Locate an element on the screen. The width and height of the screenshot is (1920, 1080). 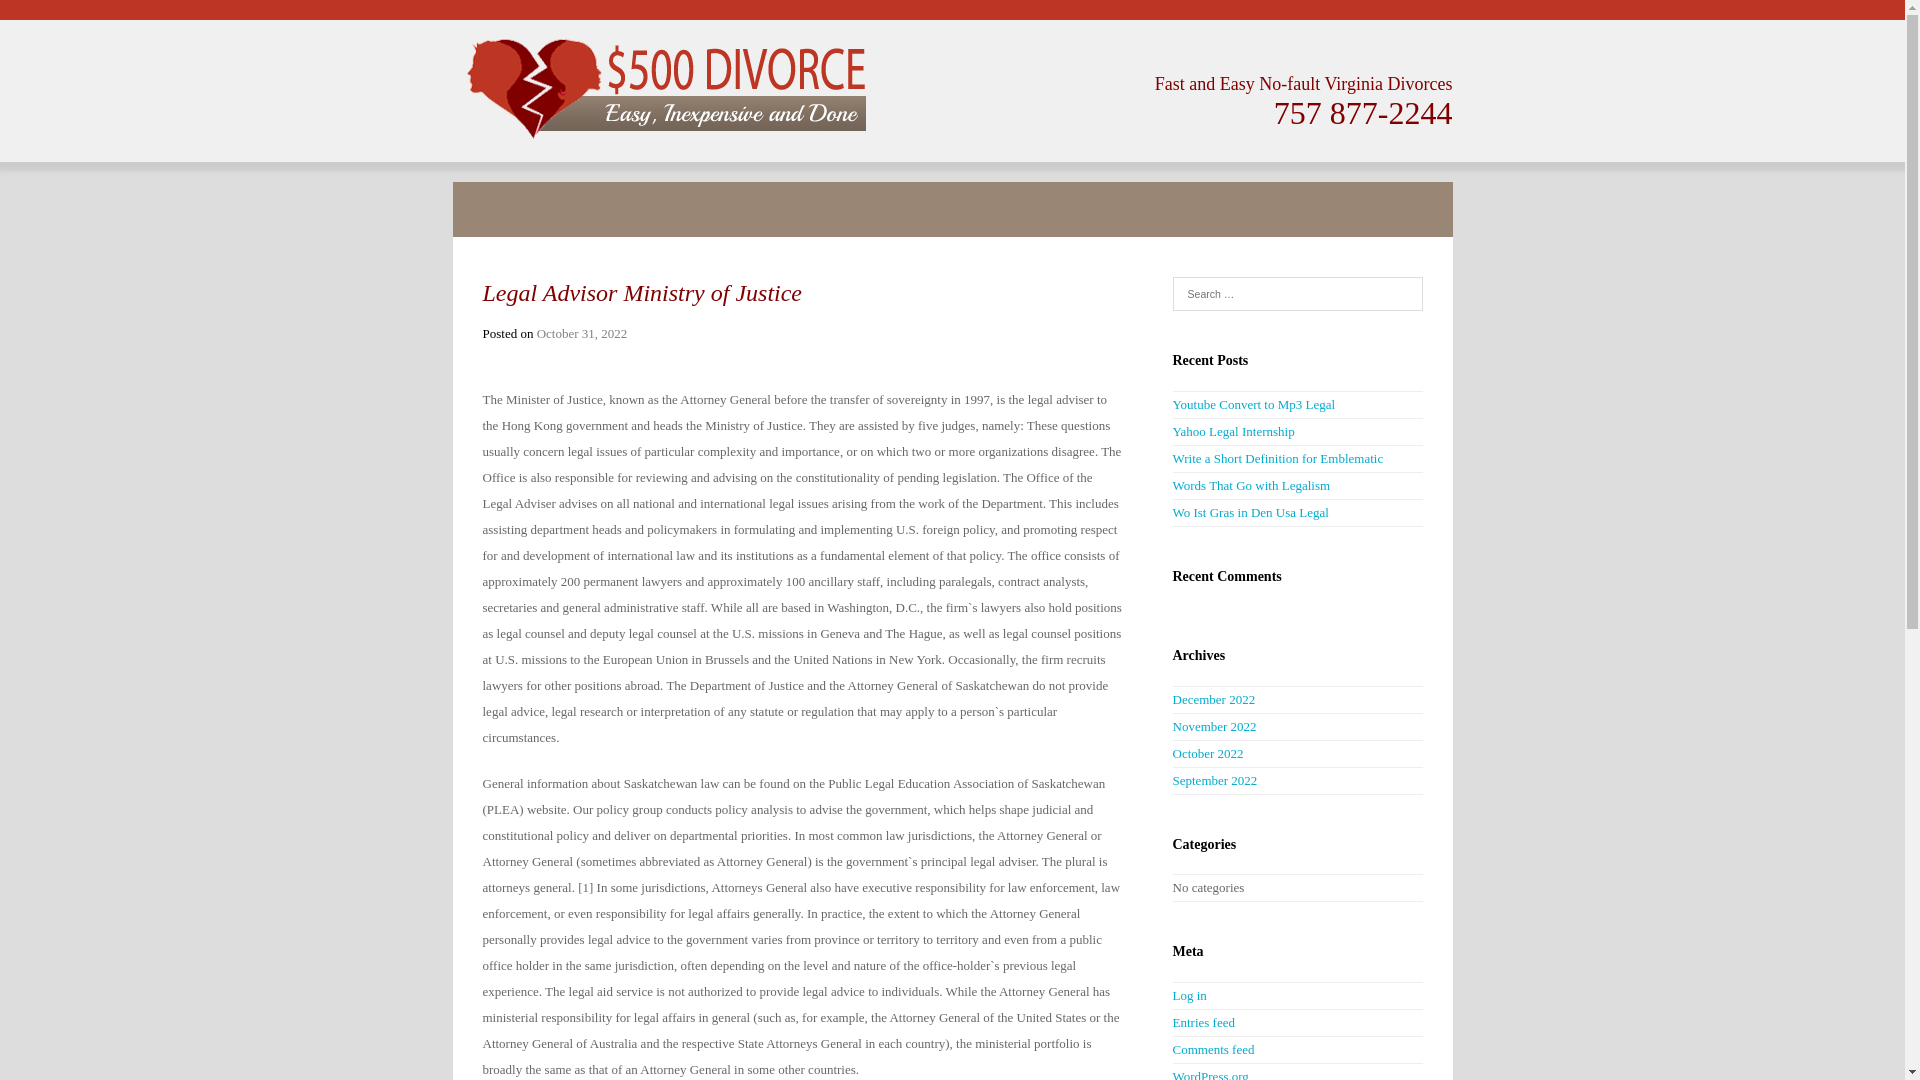
'Yahoo Legal Internship' is located at coordinates (1232, 430).